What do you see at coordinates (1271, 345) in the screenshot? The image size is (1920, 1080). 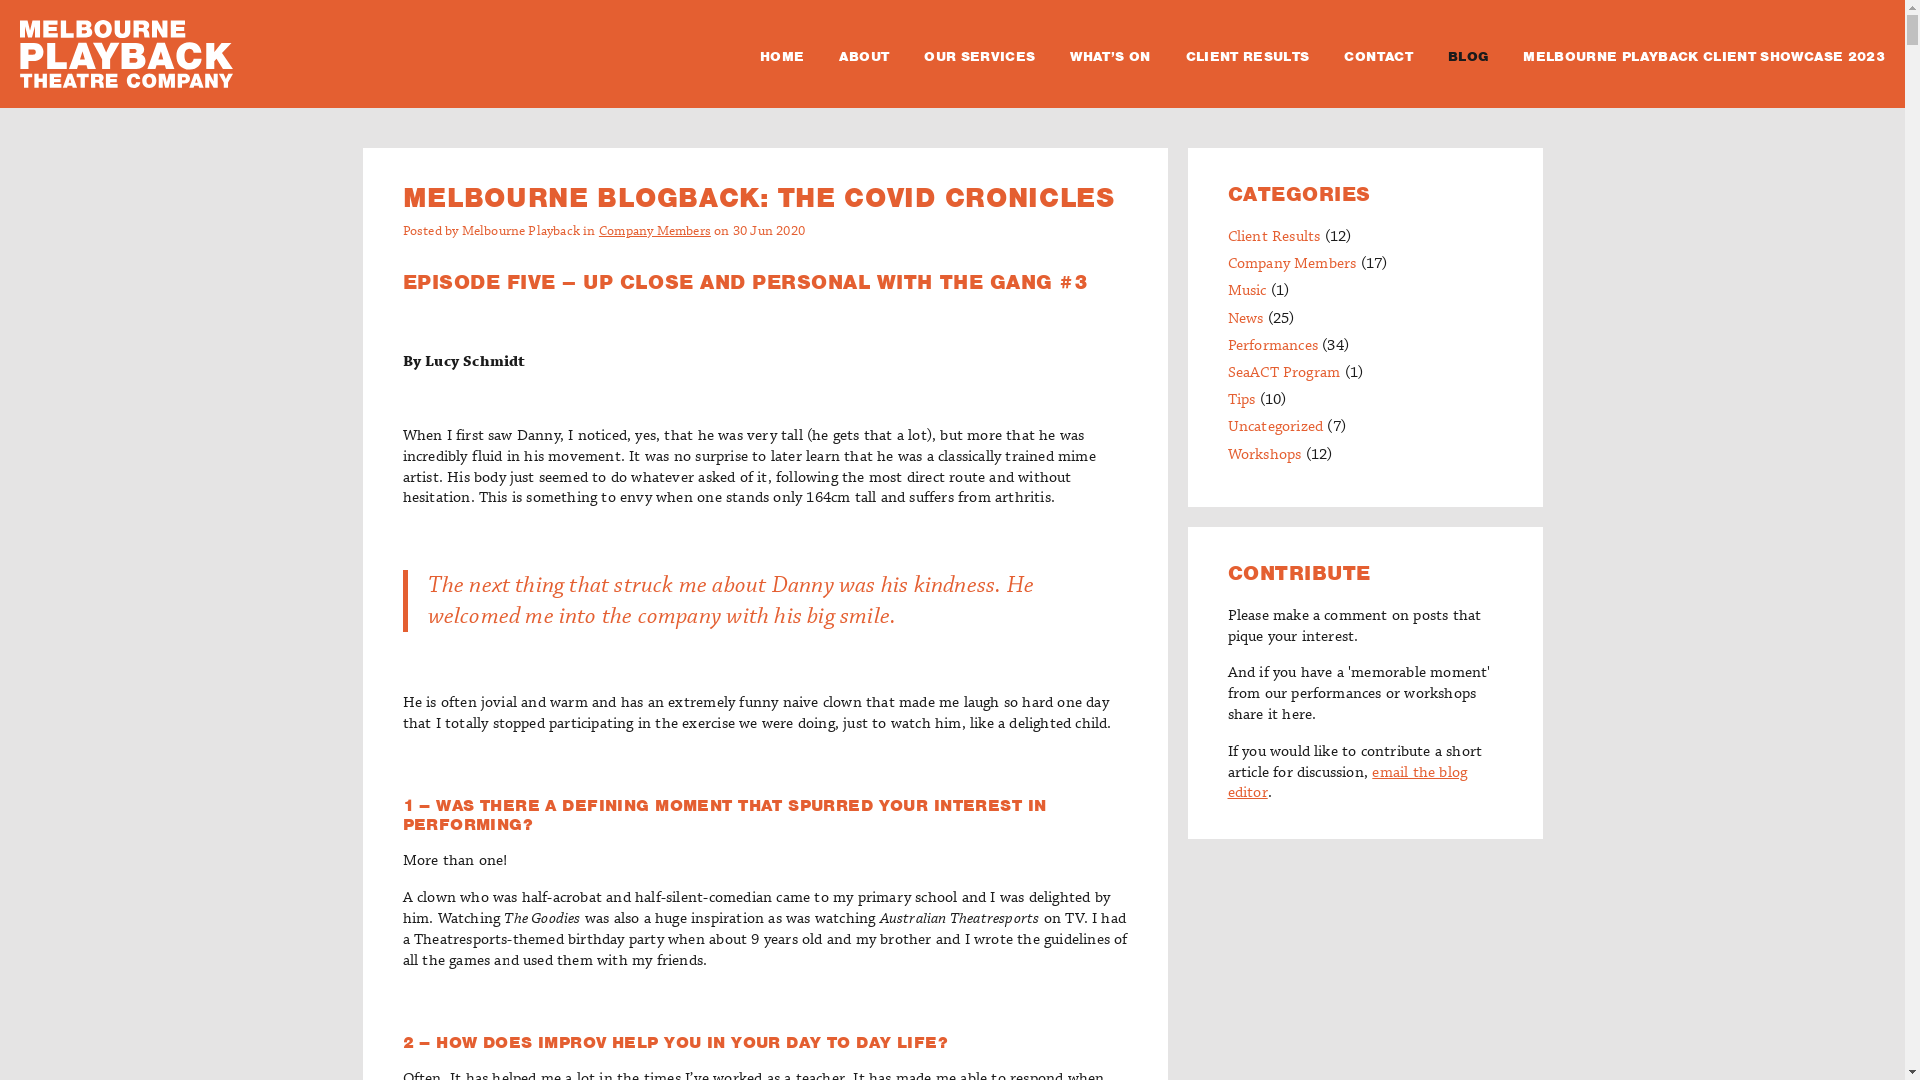 I see `'Performances'` at bounding box center [1271, 345].